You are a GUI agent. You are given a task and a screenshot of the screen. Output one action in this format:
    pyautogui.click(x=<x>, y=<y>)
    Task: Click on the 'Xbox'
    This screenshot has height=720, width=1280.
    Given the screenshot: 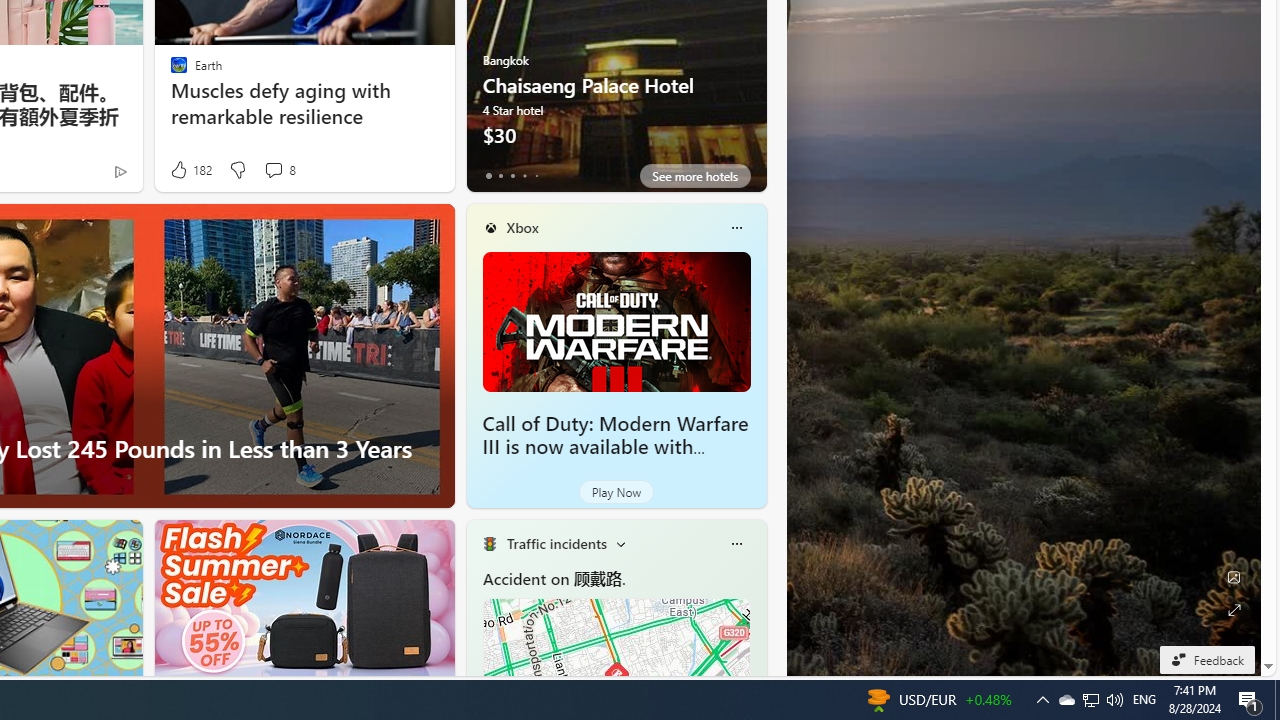 What is the action you would take?
    pyautogui.click(x=522, y=226)
    